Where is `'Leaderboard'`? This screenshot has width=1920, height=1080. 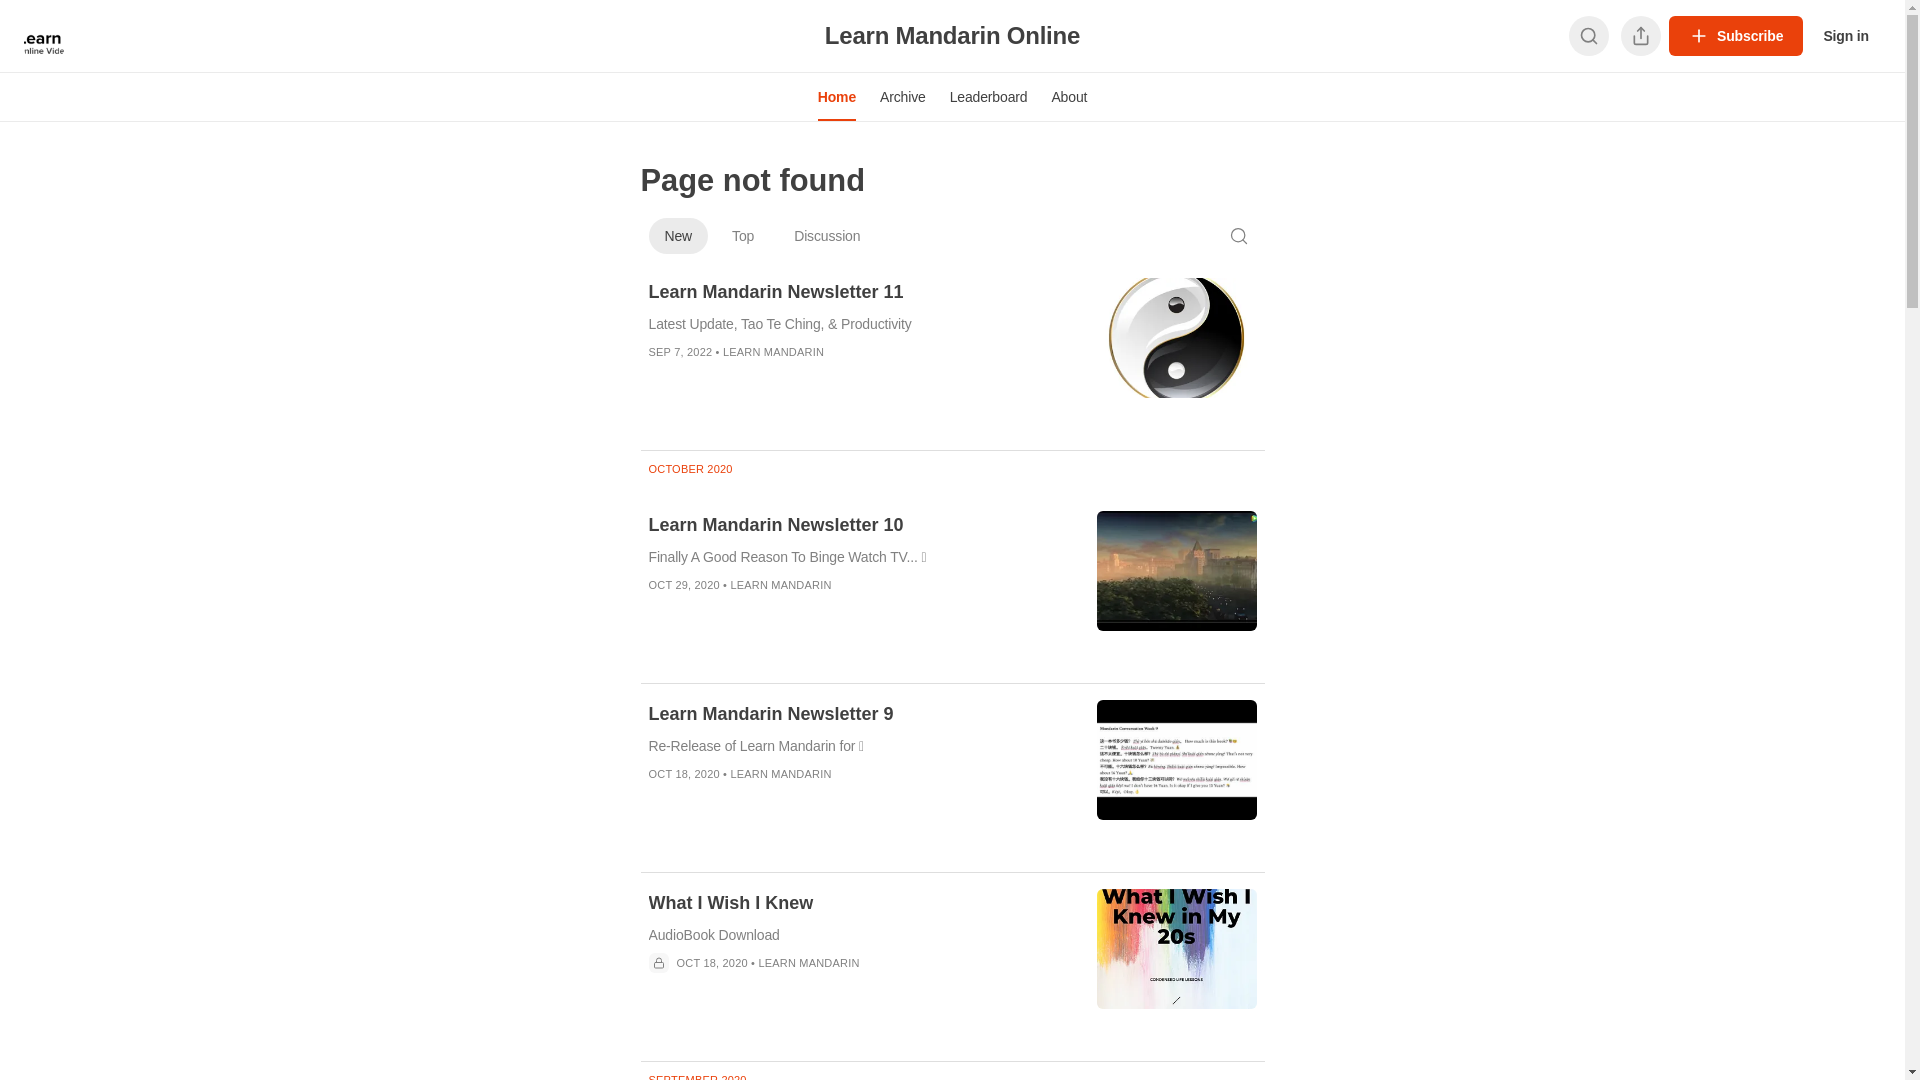 'Leaderboard' is located at coordinates (988, 96).